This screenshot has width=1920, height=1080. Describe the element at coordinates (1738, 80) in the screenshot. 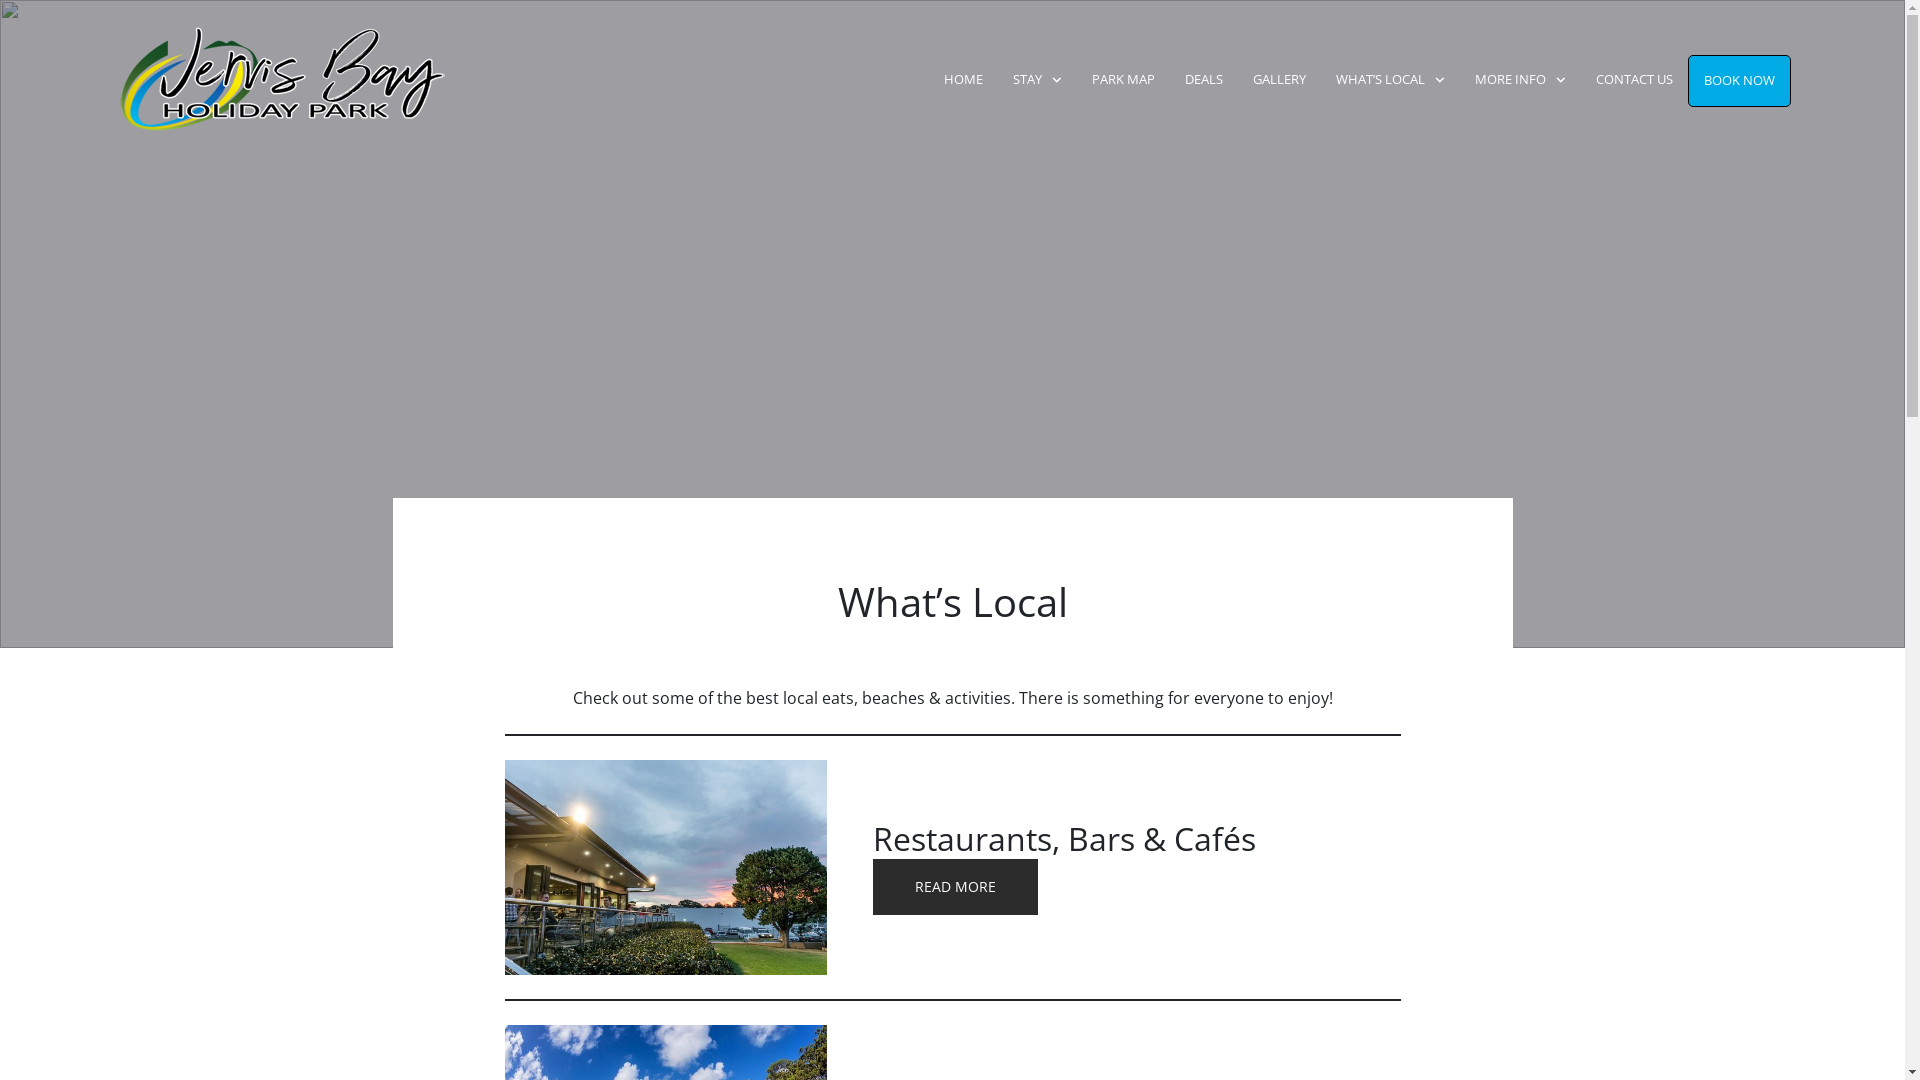

I see `'BOOK NOW'` at that location.